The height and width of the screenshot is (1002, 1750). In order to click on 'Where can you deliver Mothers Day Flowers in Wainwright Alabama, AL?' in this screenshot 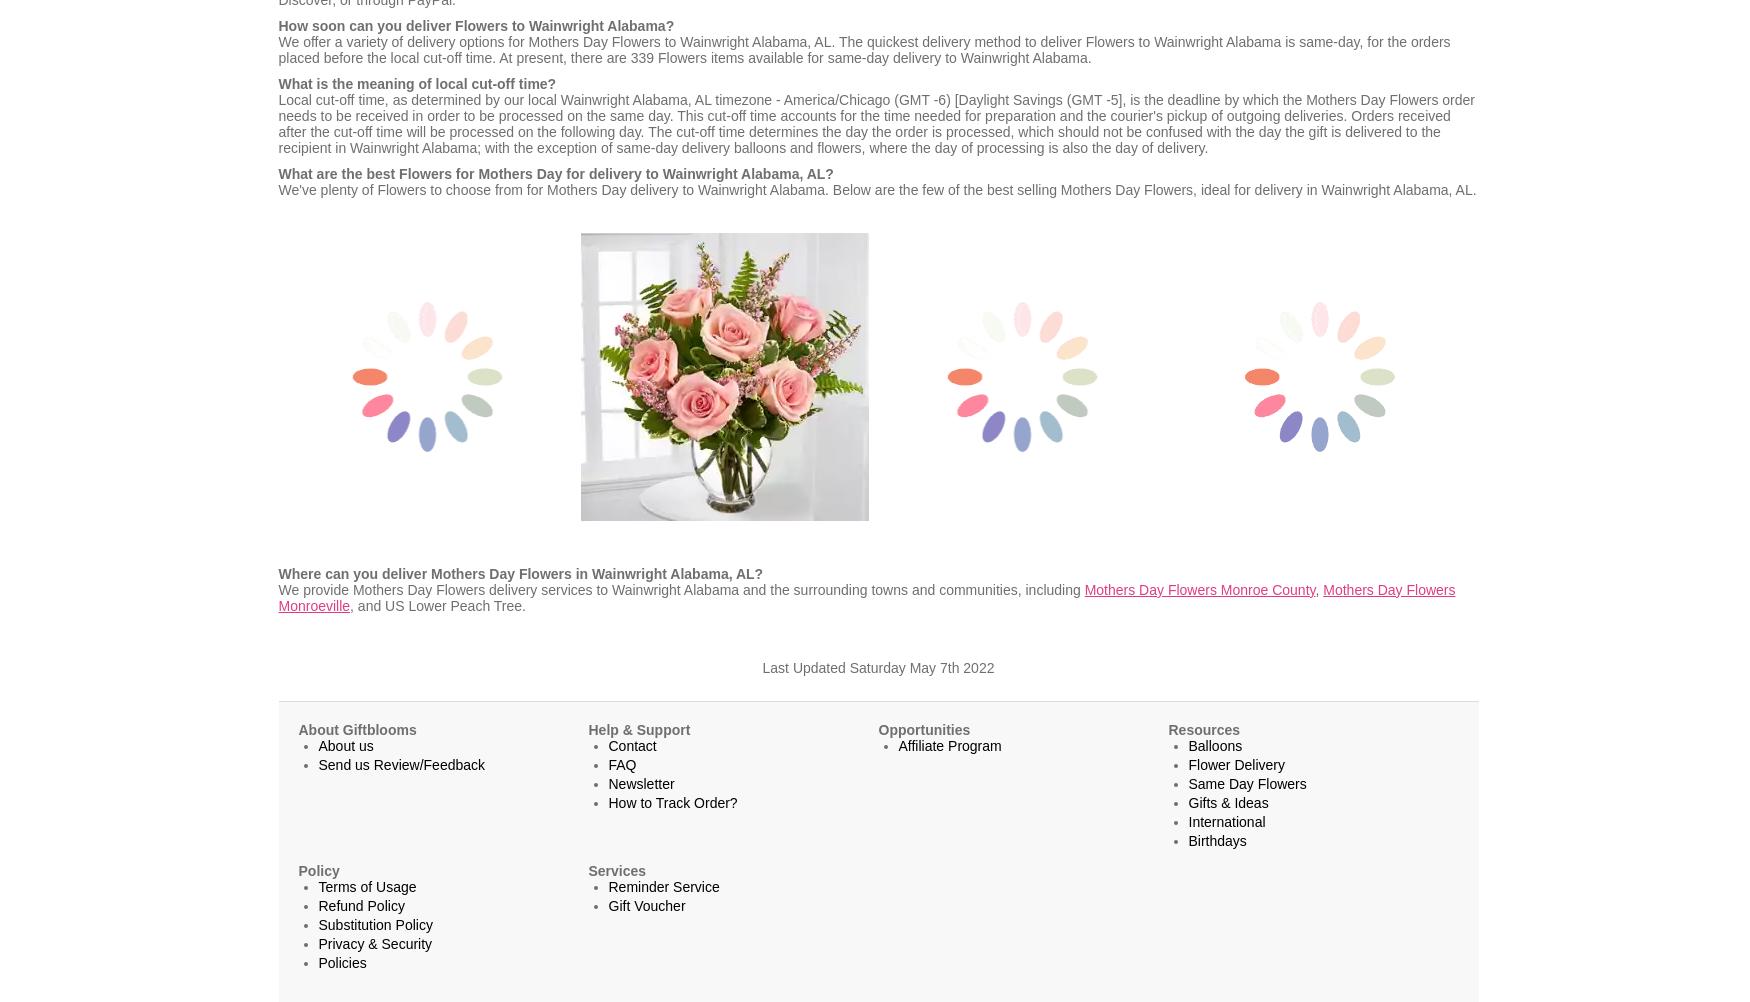, I will do `click(519, 573)`.